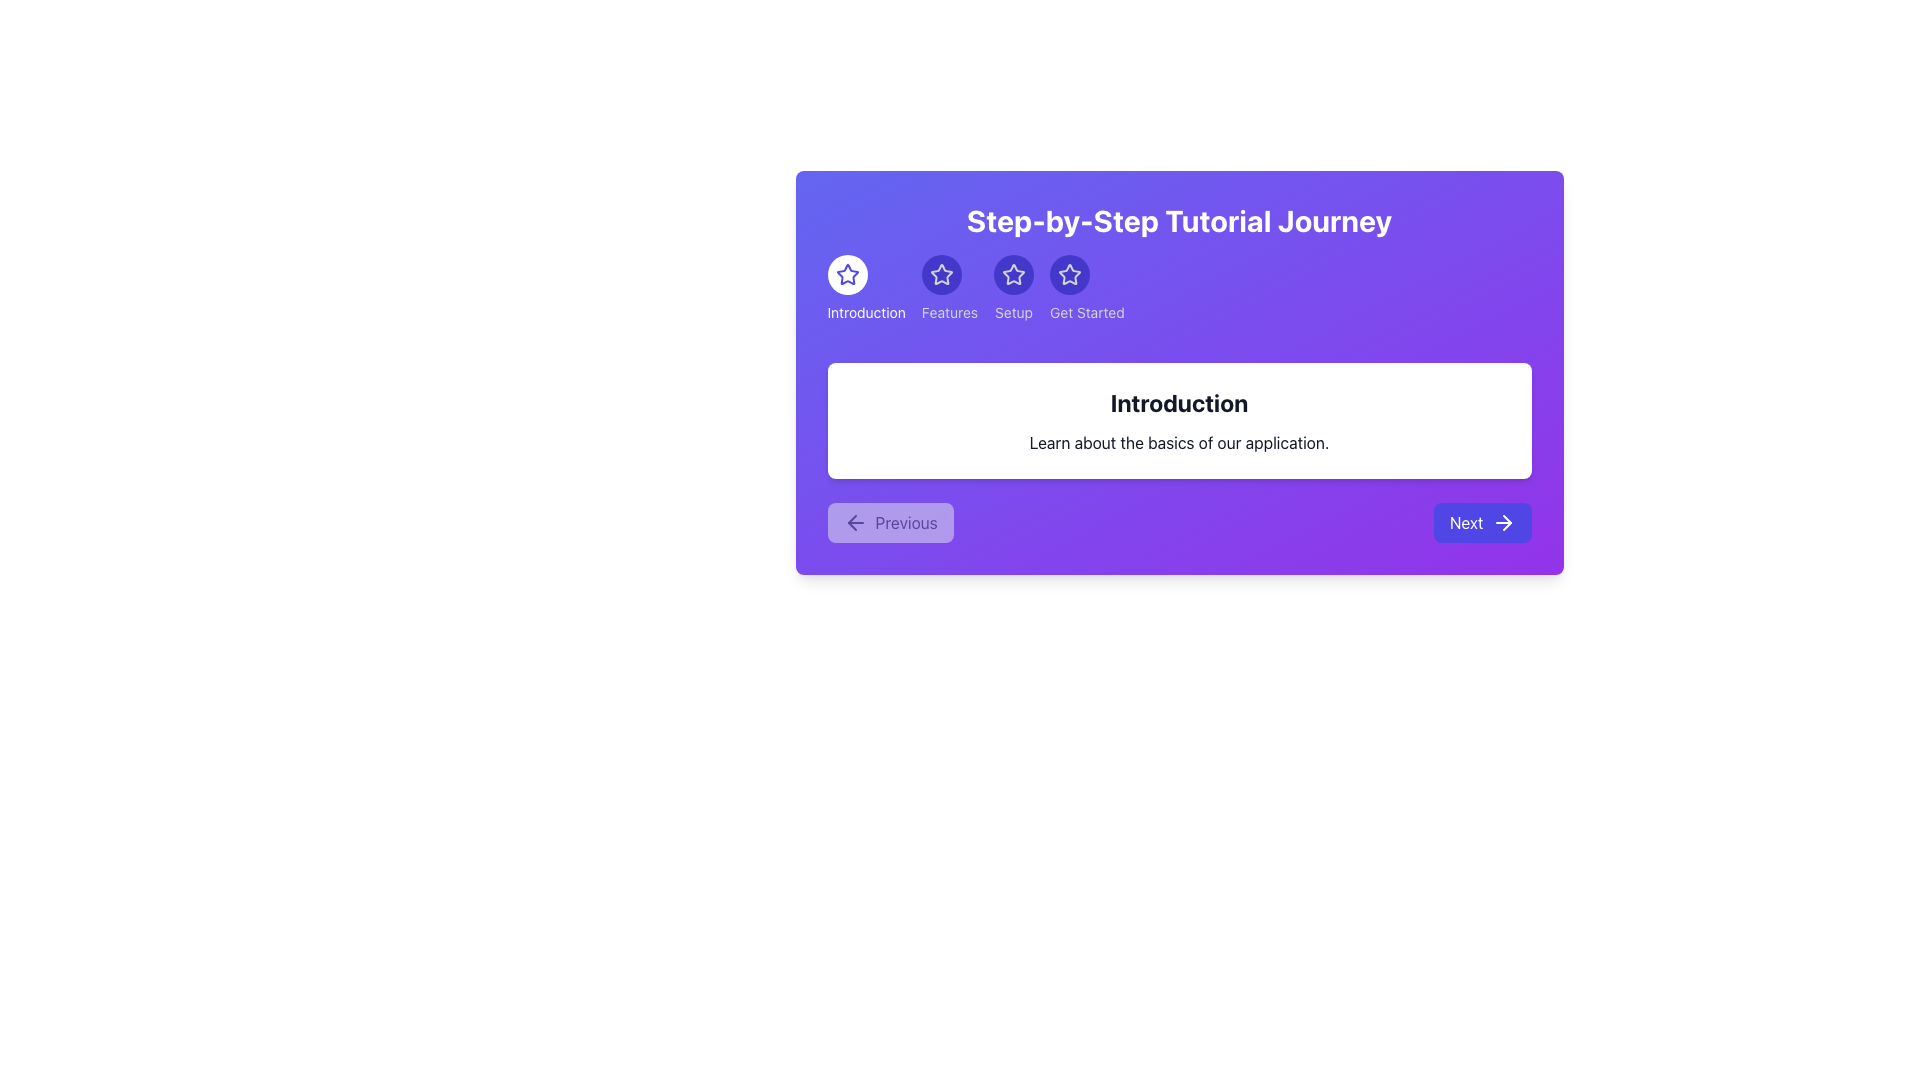  I want to click on the left-facing arrow icon within the 'Previous' button located at the bottom-left corner of the dialog box, so click(855, 522).